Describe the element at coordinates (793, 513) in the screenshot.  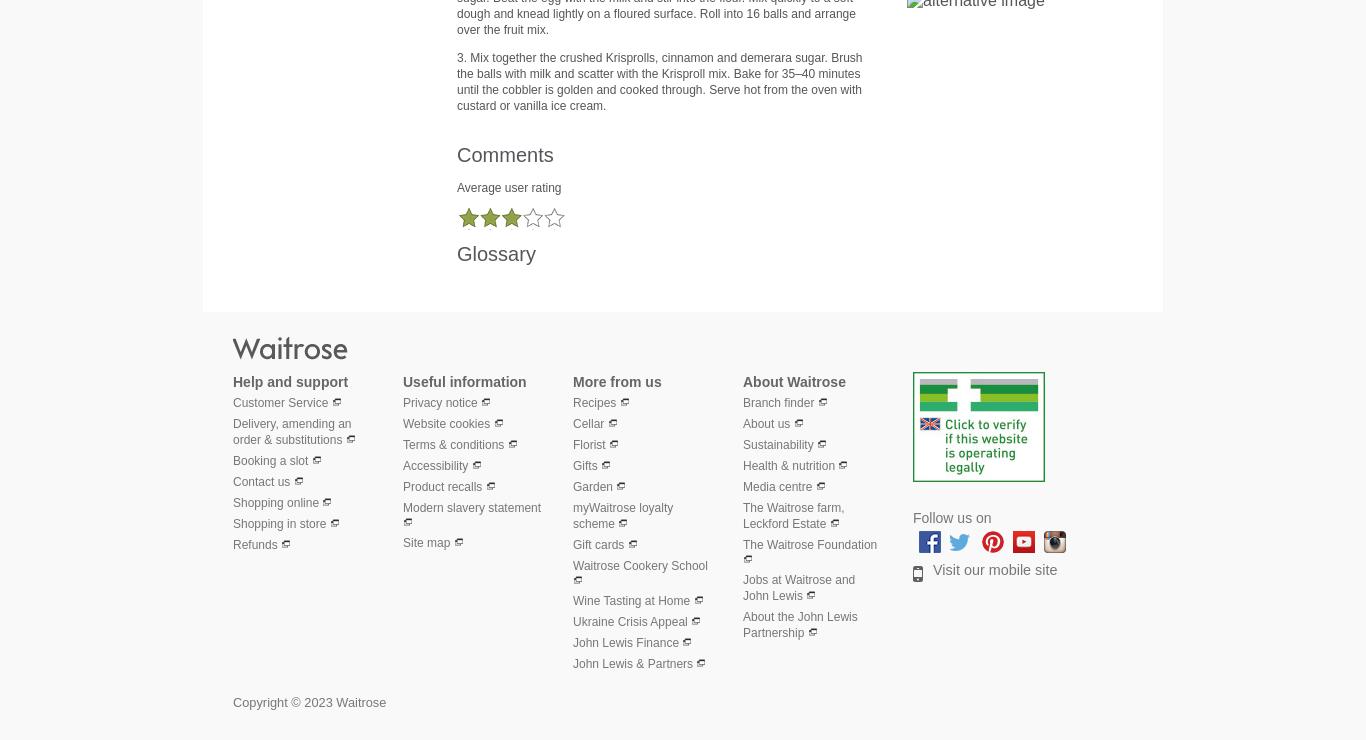
I see `'The Waitrose farm, Leckford Estate'` at that location.